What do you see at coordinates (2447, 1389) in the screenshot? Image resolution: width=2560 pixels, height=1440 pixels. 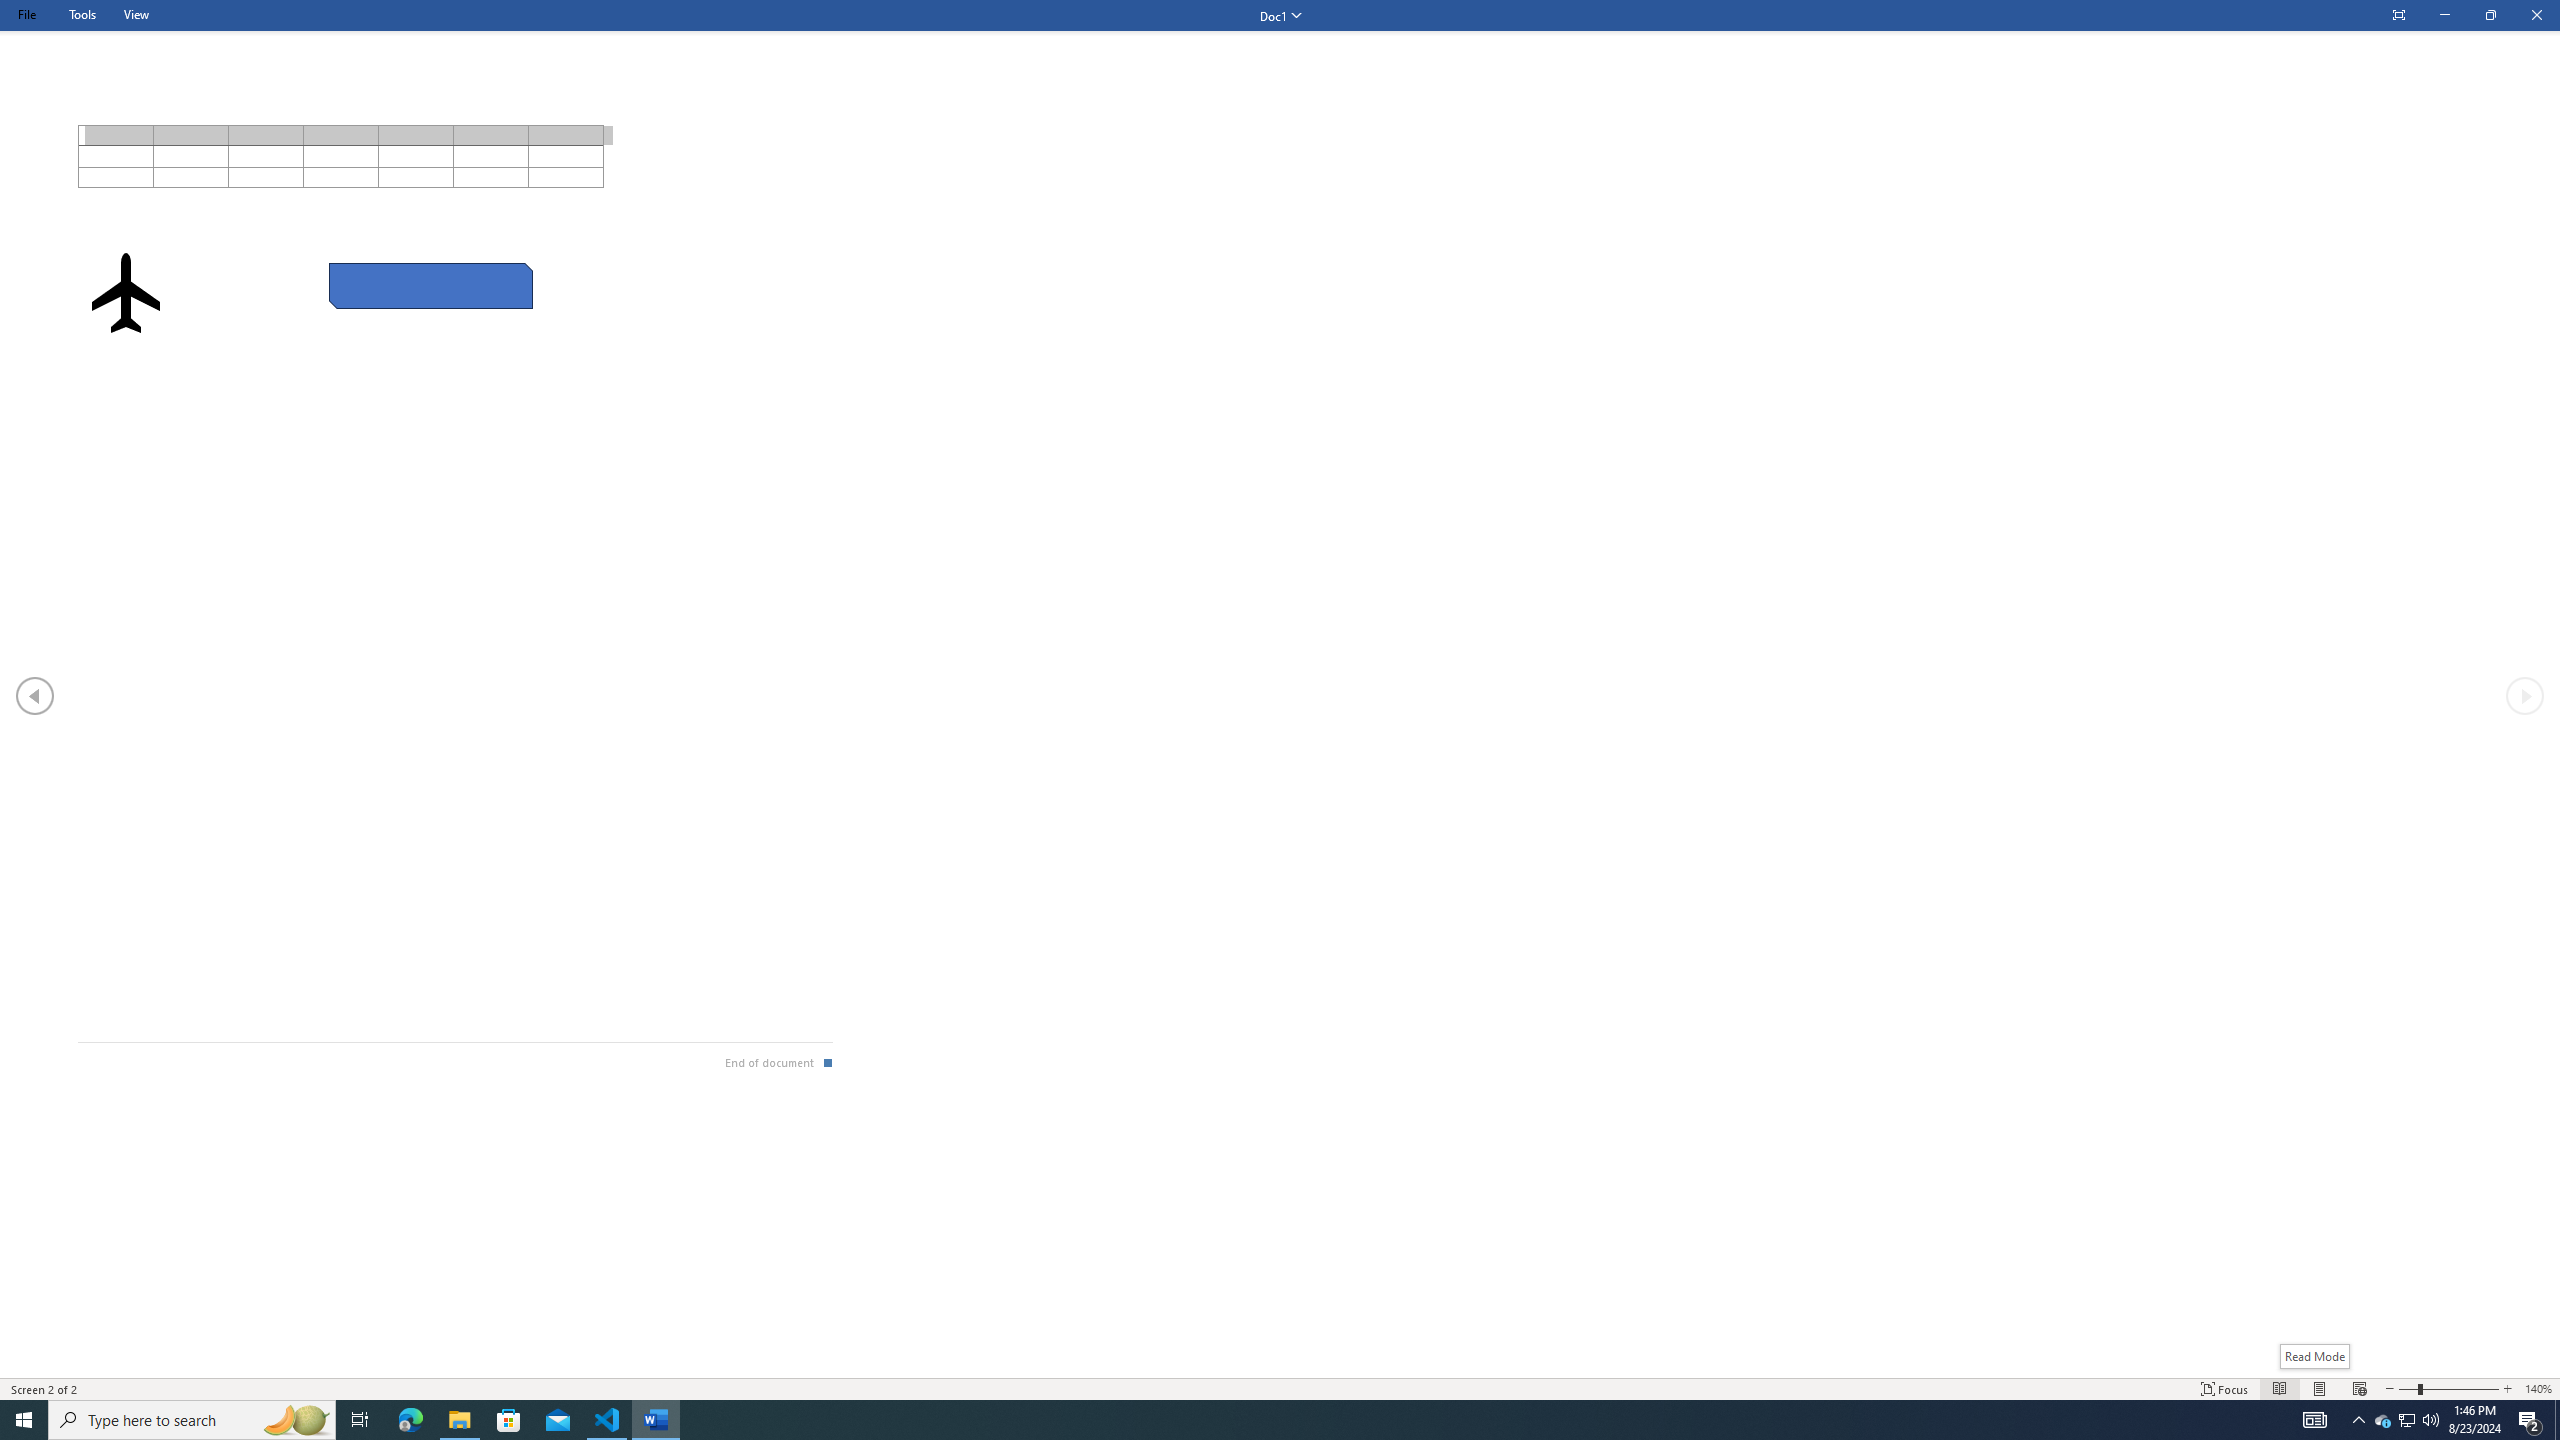 I see `'Text Size'` at bounding box center [2447, 1389].